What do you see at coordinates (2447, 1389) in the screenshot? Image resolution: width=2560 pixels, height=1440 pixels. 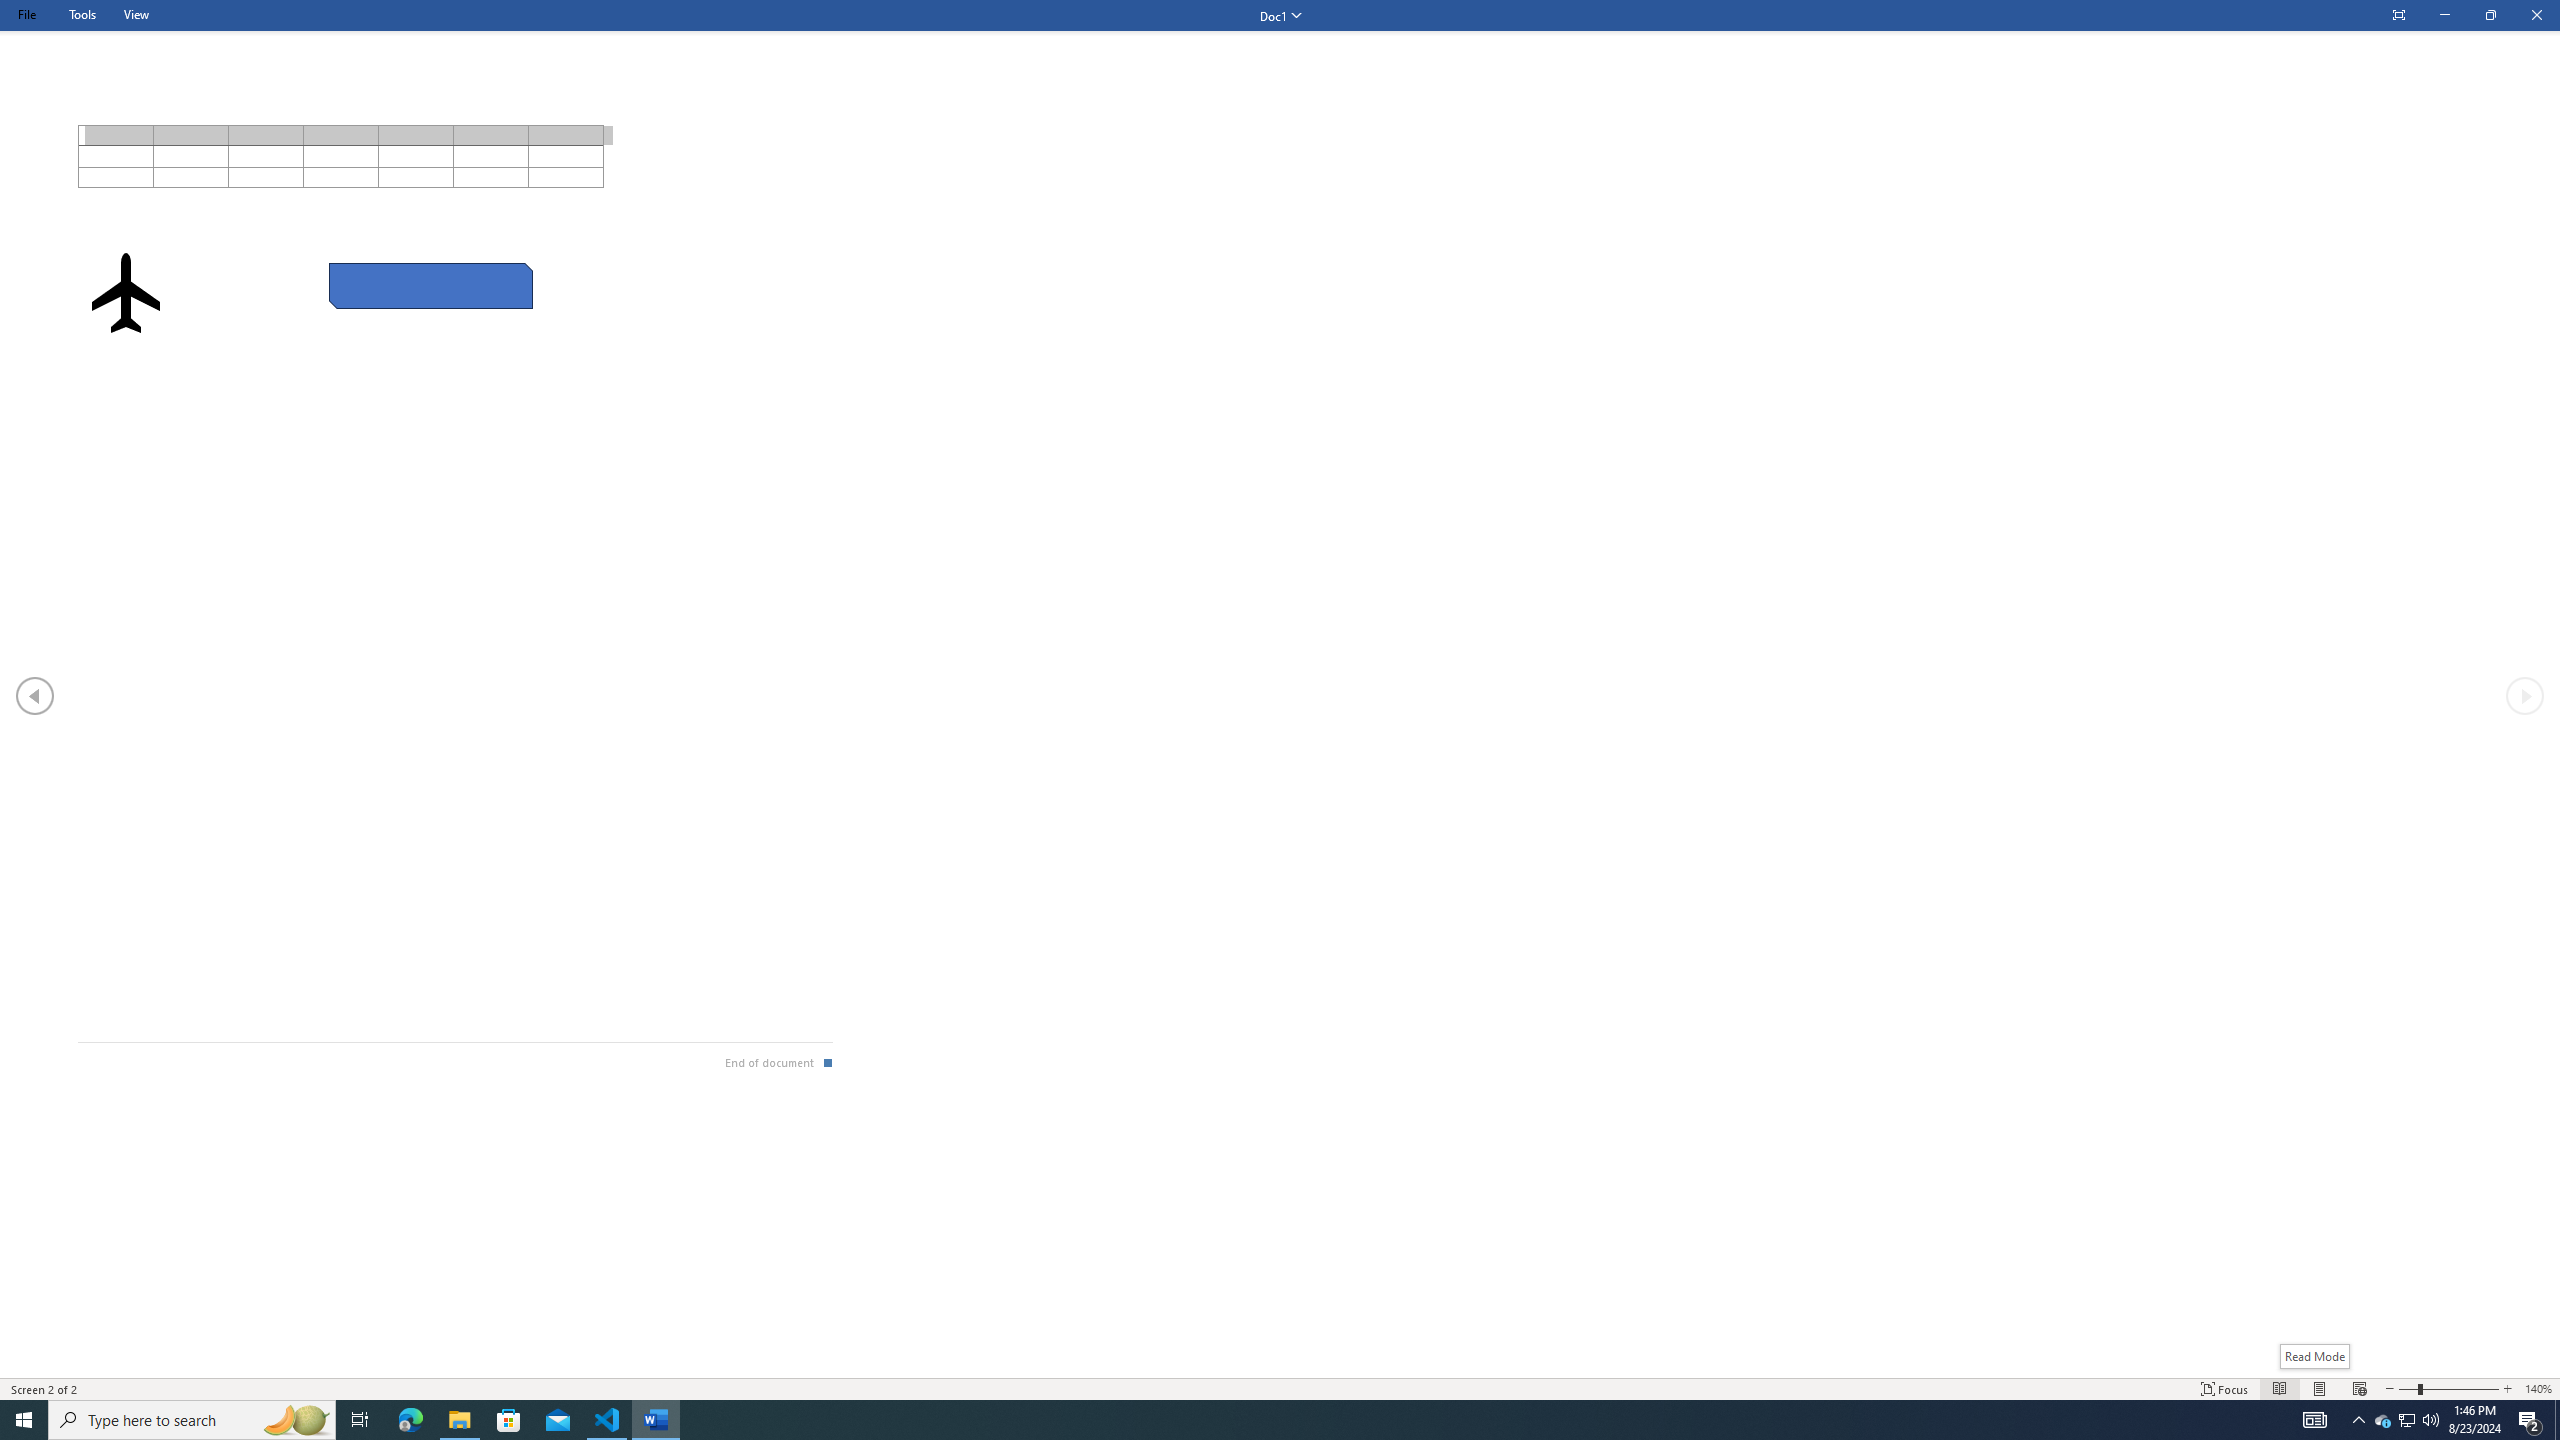 I see `'Text Size'` at bounding box center [2447, 1389].